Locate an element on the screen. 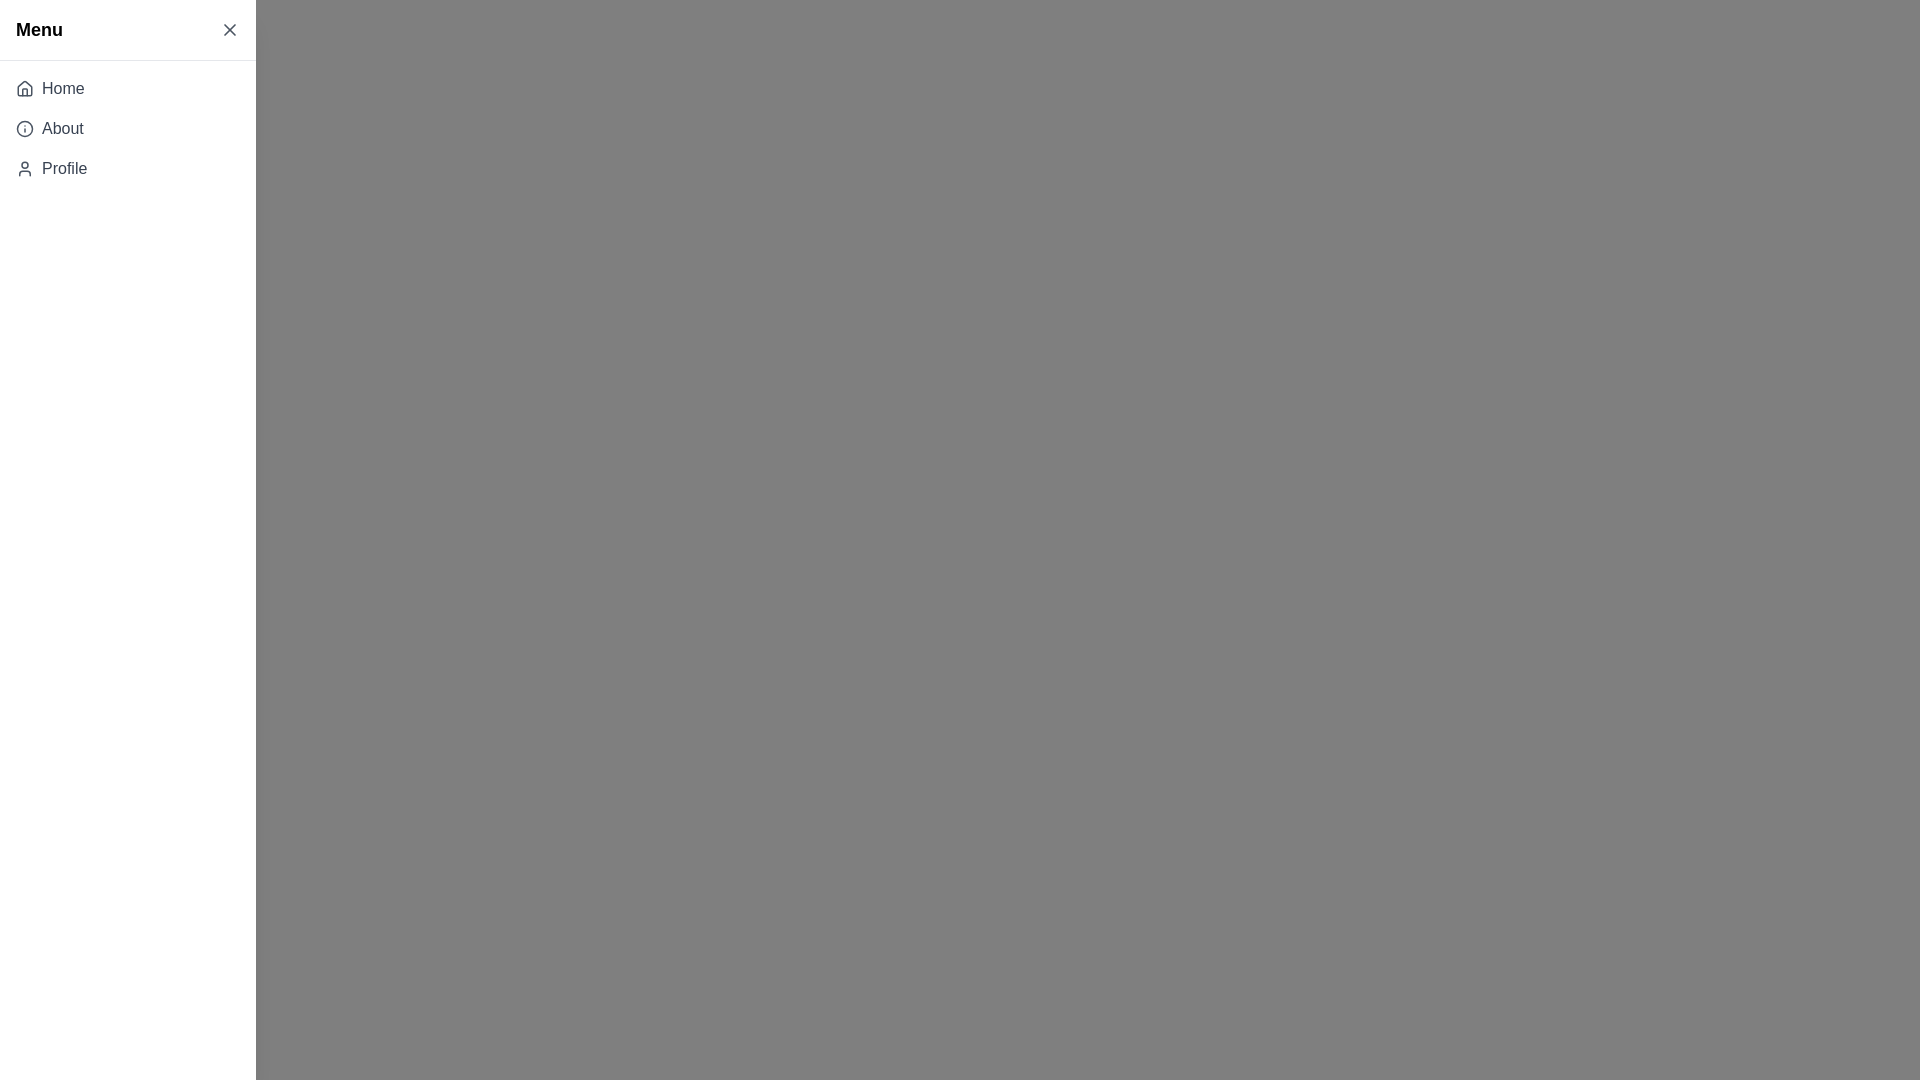 This screenshot has width=1920, height=1080. the user profile icon located on the left-hand side menu, adjacent to the 'Profile' text, which signifies personal account settings is located at coordinates (24, 168).